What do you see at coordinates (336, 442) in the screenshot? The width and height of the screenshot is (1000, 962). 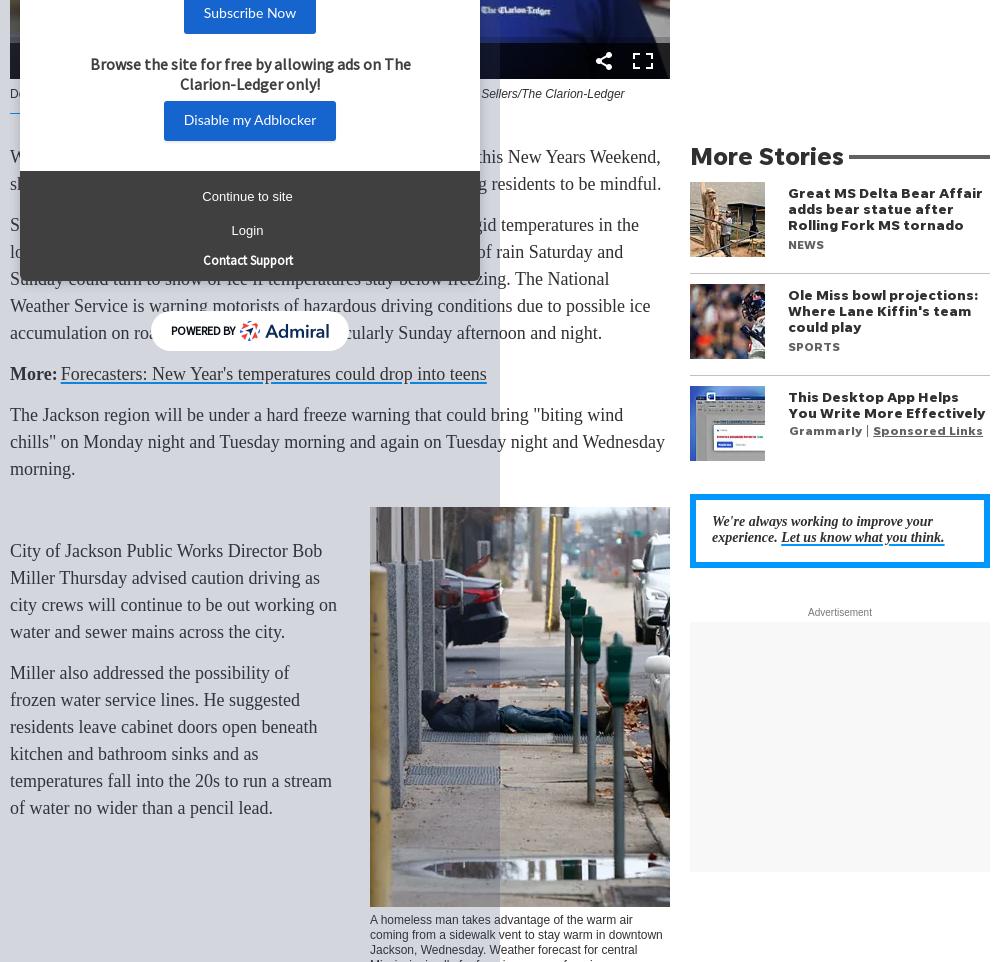 I see `'The Jackson region will be under a hard freeze warning that could bring "biting wind chills" on Monday night and Tuesday morning and again on Tuesday night and Wednesday morning.'` at bounding box center [336, 442].